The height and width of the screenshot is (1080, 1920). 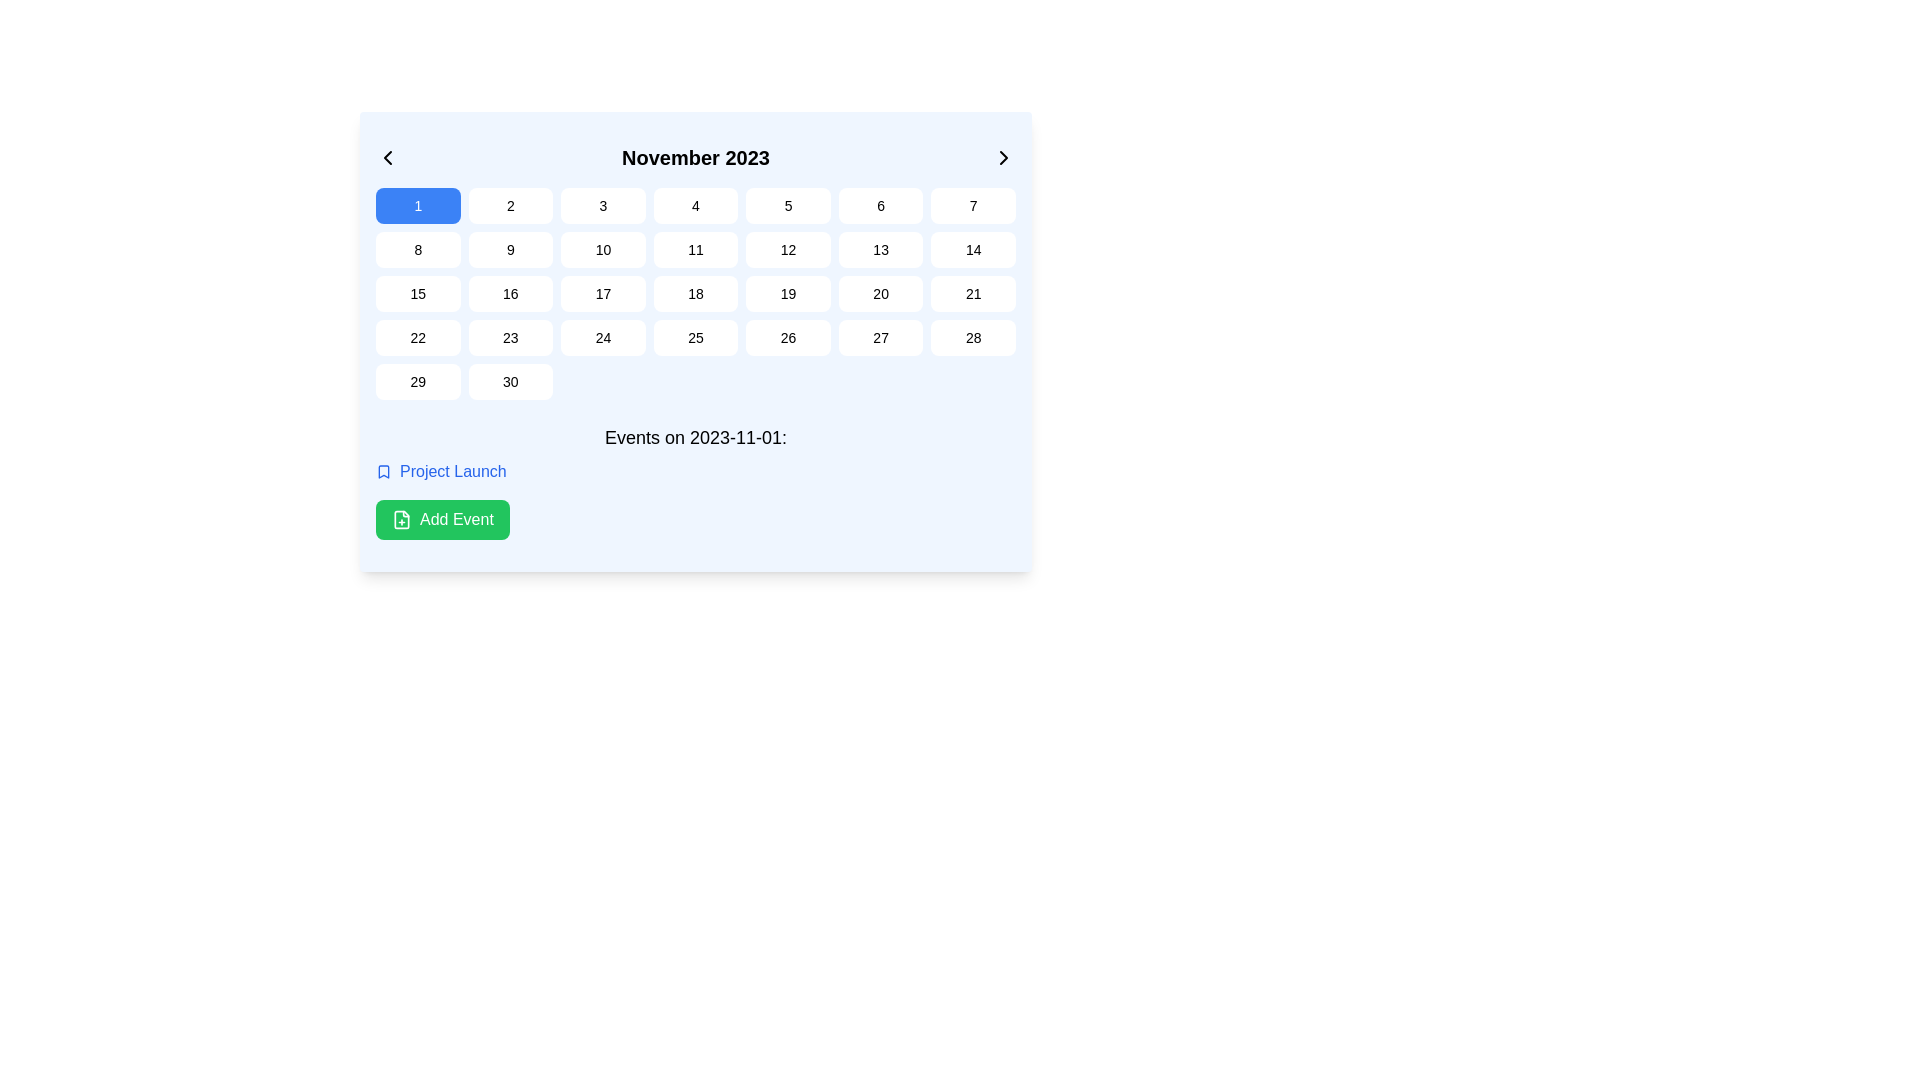 I want to click on the button labeled '5', which is a rectangular button with rounded corners and a white background, so click(x=787, y=205).